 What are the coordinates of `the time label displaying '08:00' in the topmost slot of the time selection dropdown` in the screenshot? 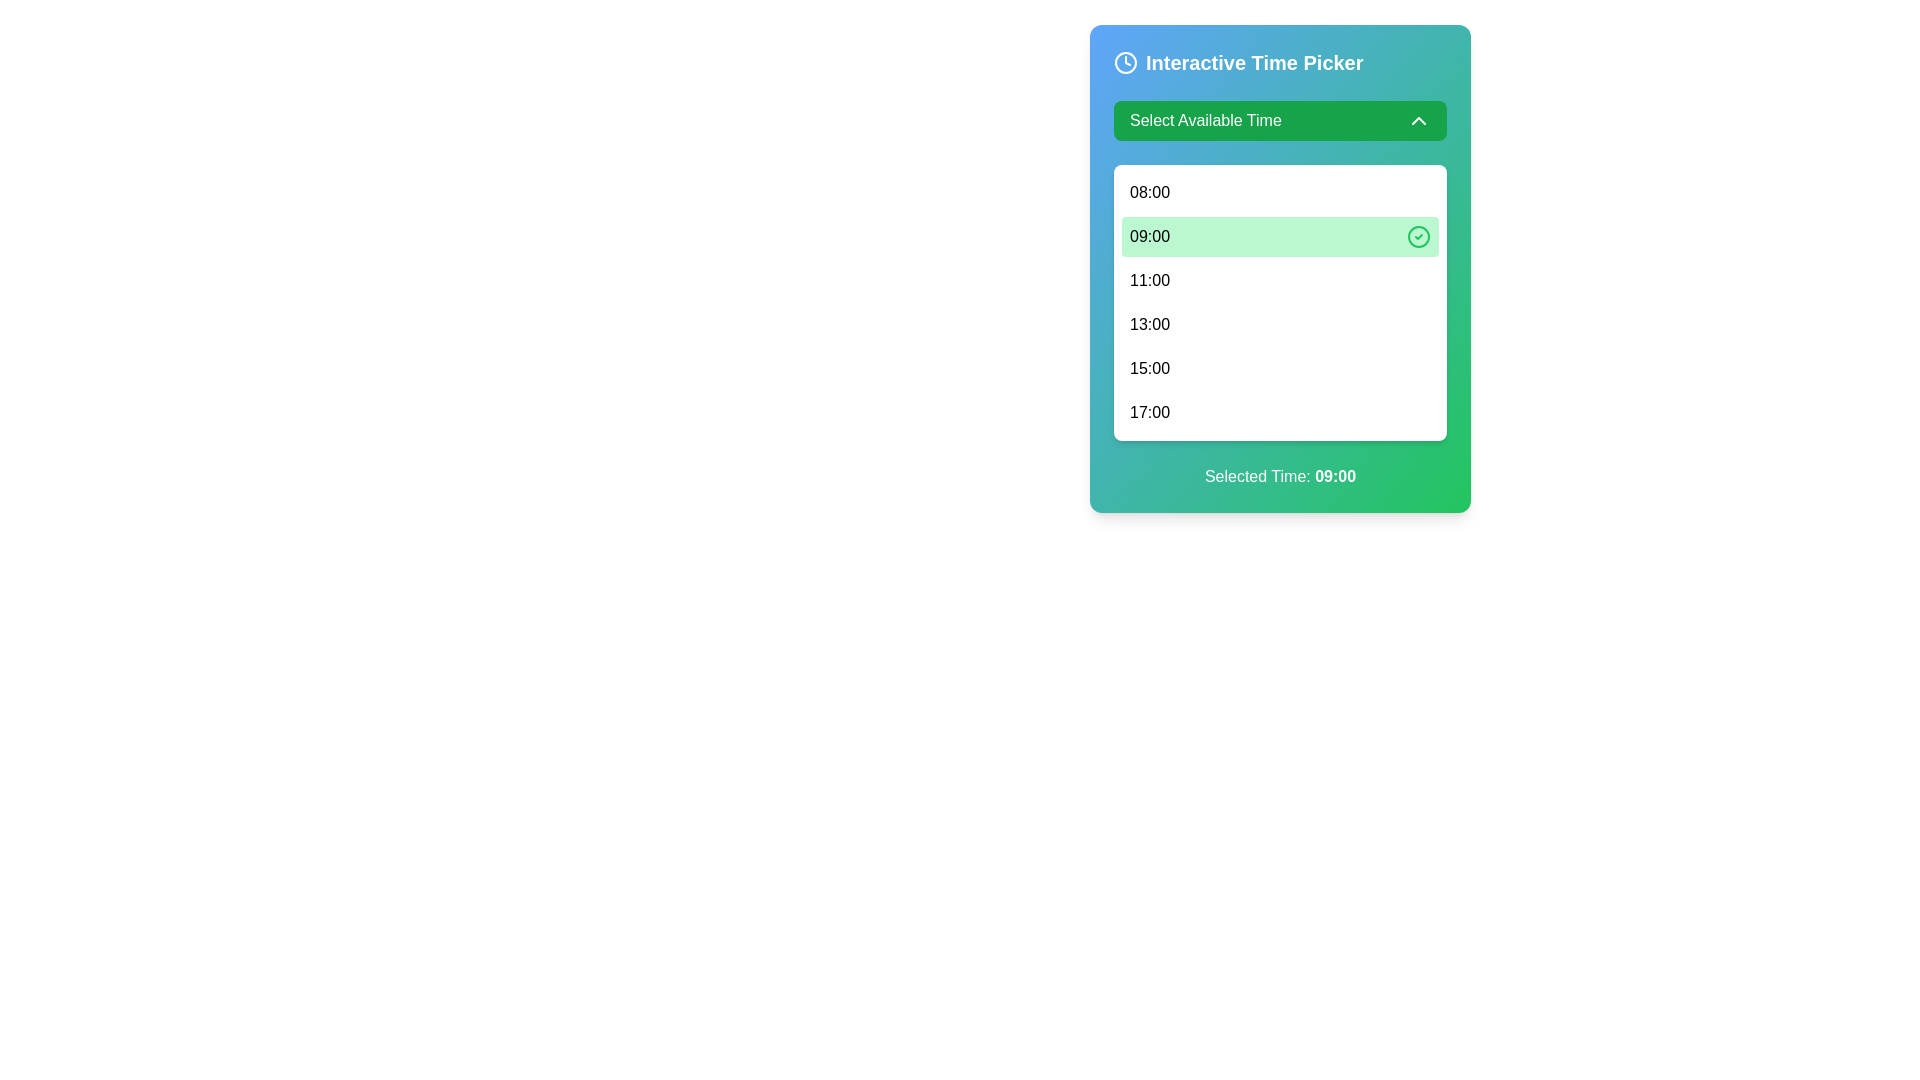 It's located at (1150, 192).